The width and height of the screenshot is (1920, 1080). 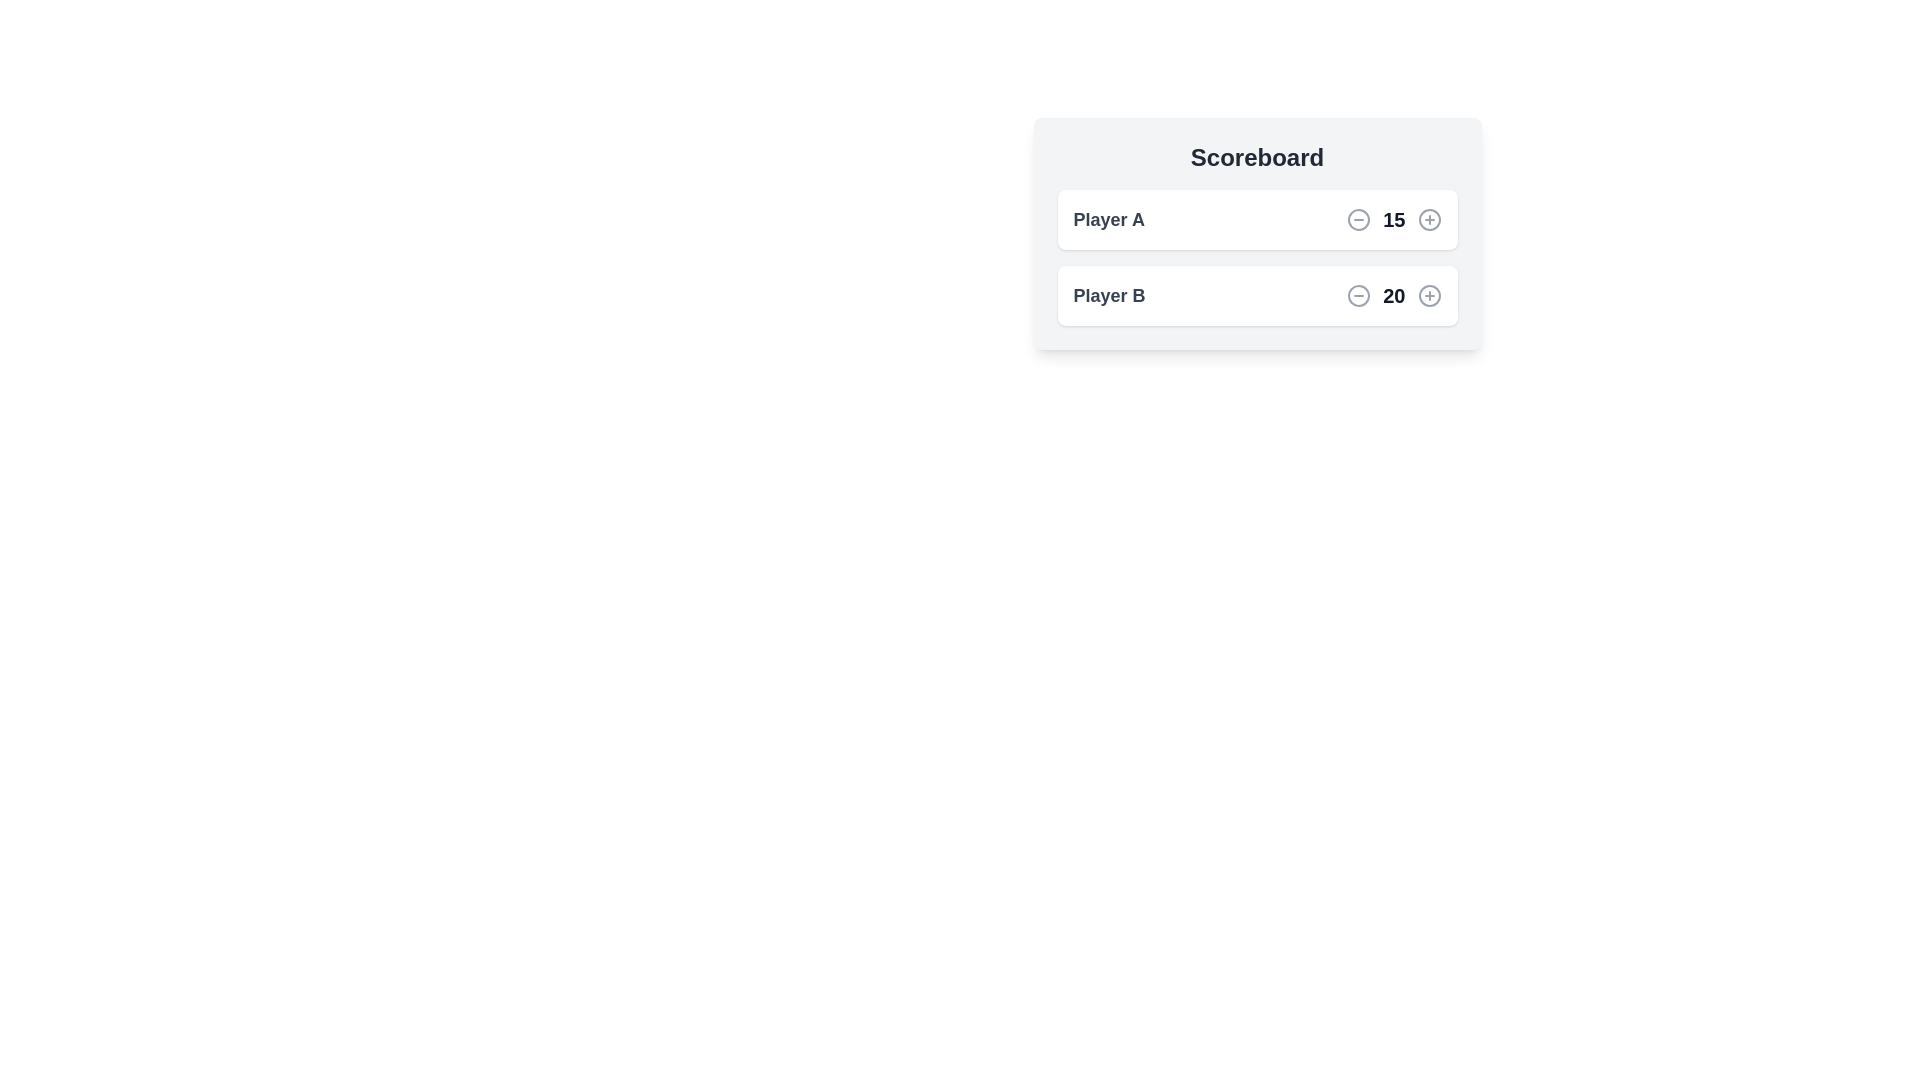 I want to click on text content of the scoreboard title located at the top of the scoreboard section, which is a static text element within a card-like structure, so click(x=1256, y=157).